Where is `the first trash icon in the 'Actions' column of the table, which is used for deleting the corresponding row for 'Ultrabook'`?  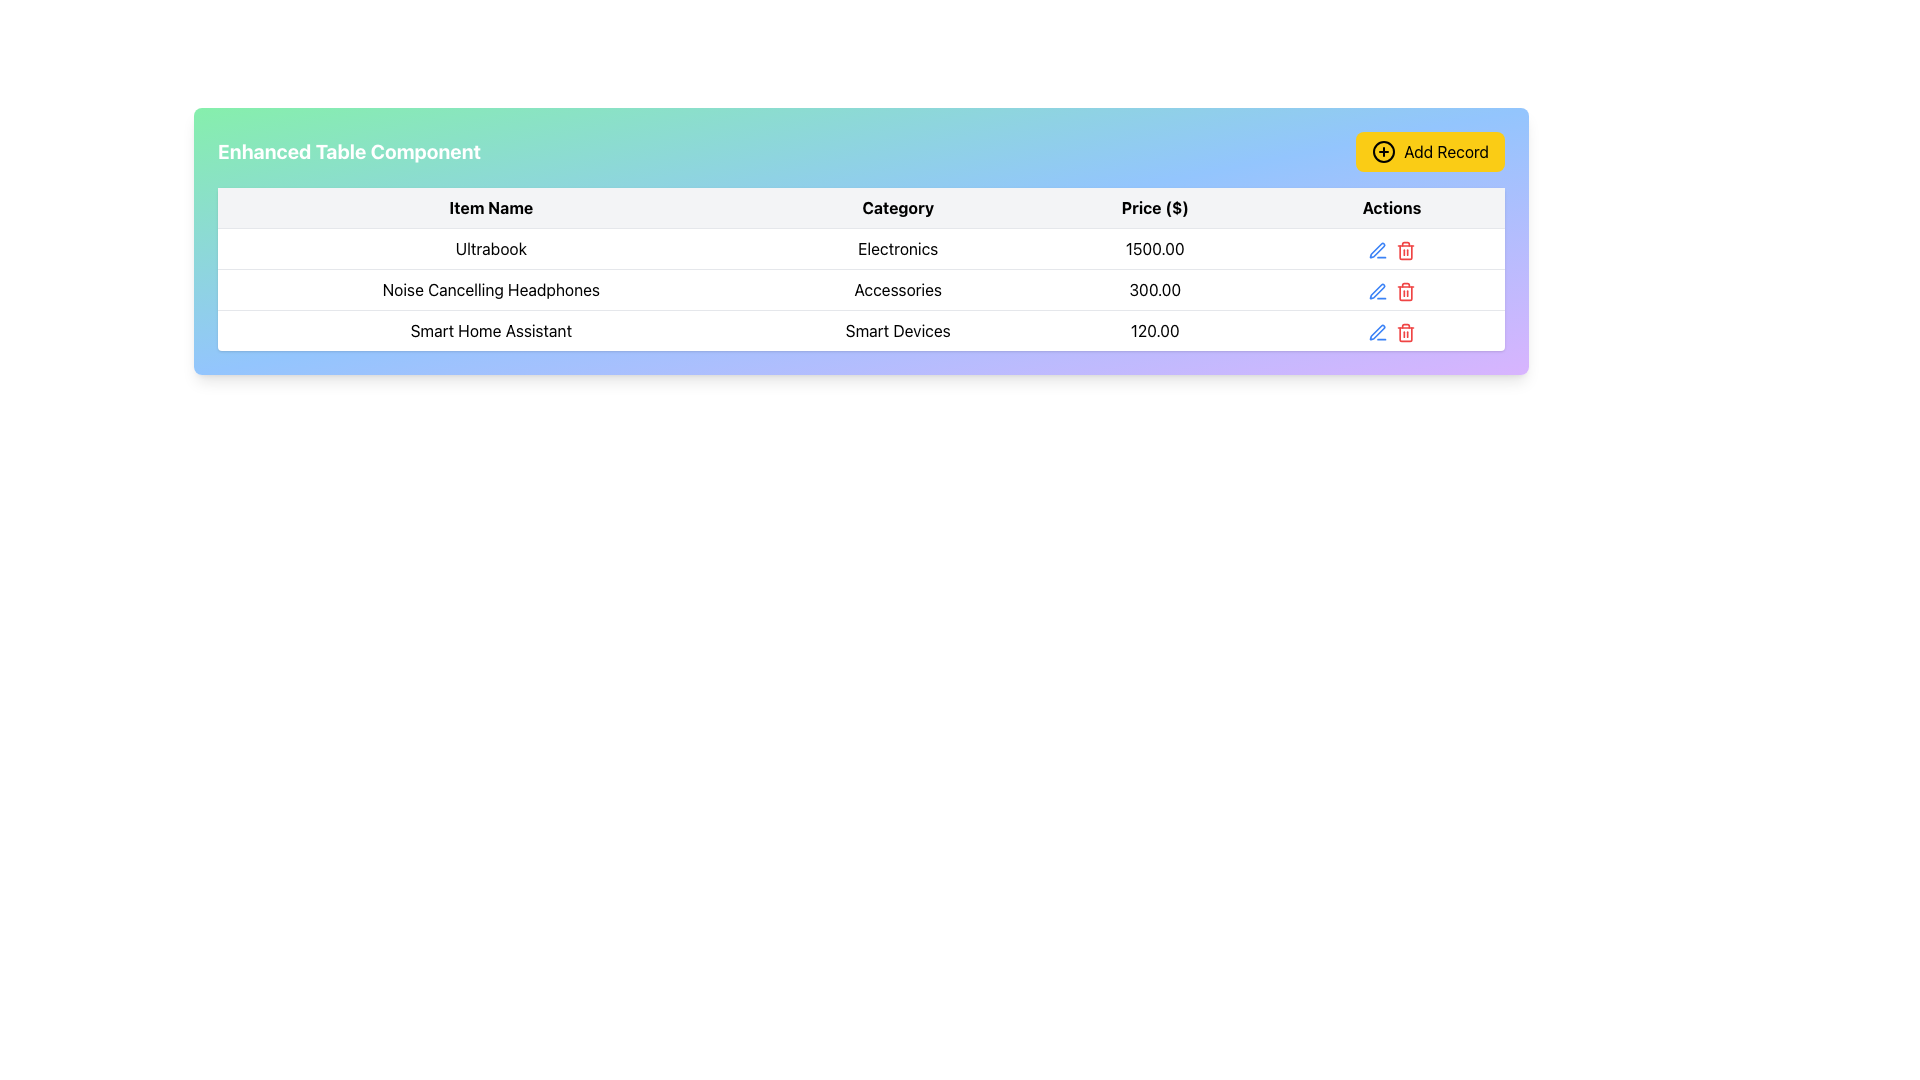
the first trash icon in the 'Actions' column of the table, which is used for deleting the corresponding row for 'Ultrabook' is located at coordinates (1404, 249).